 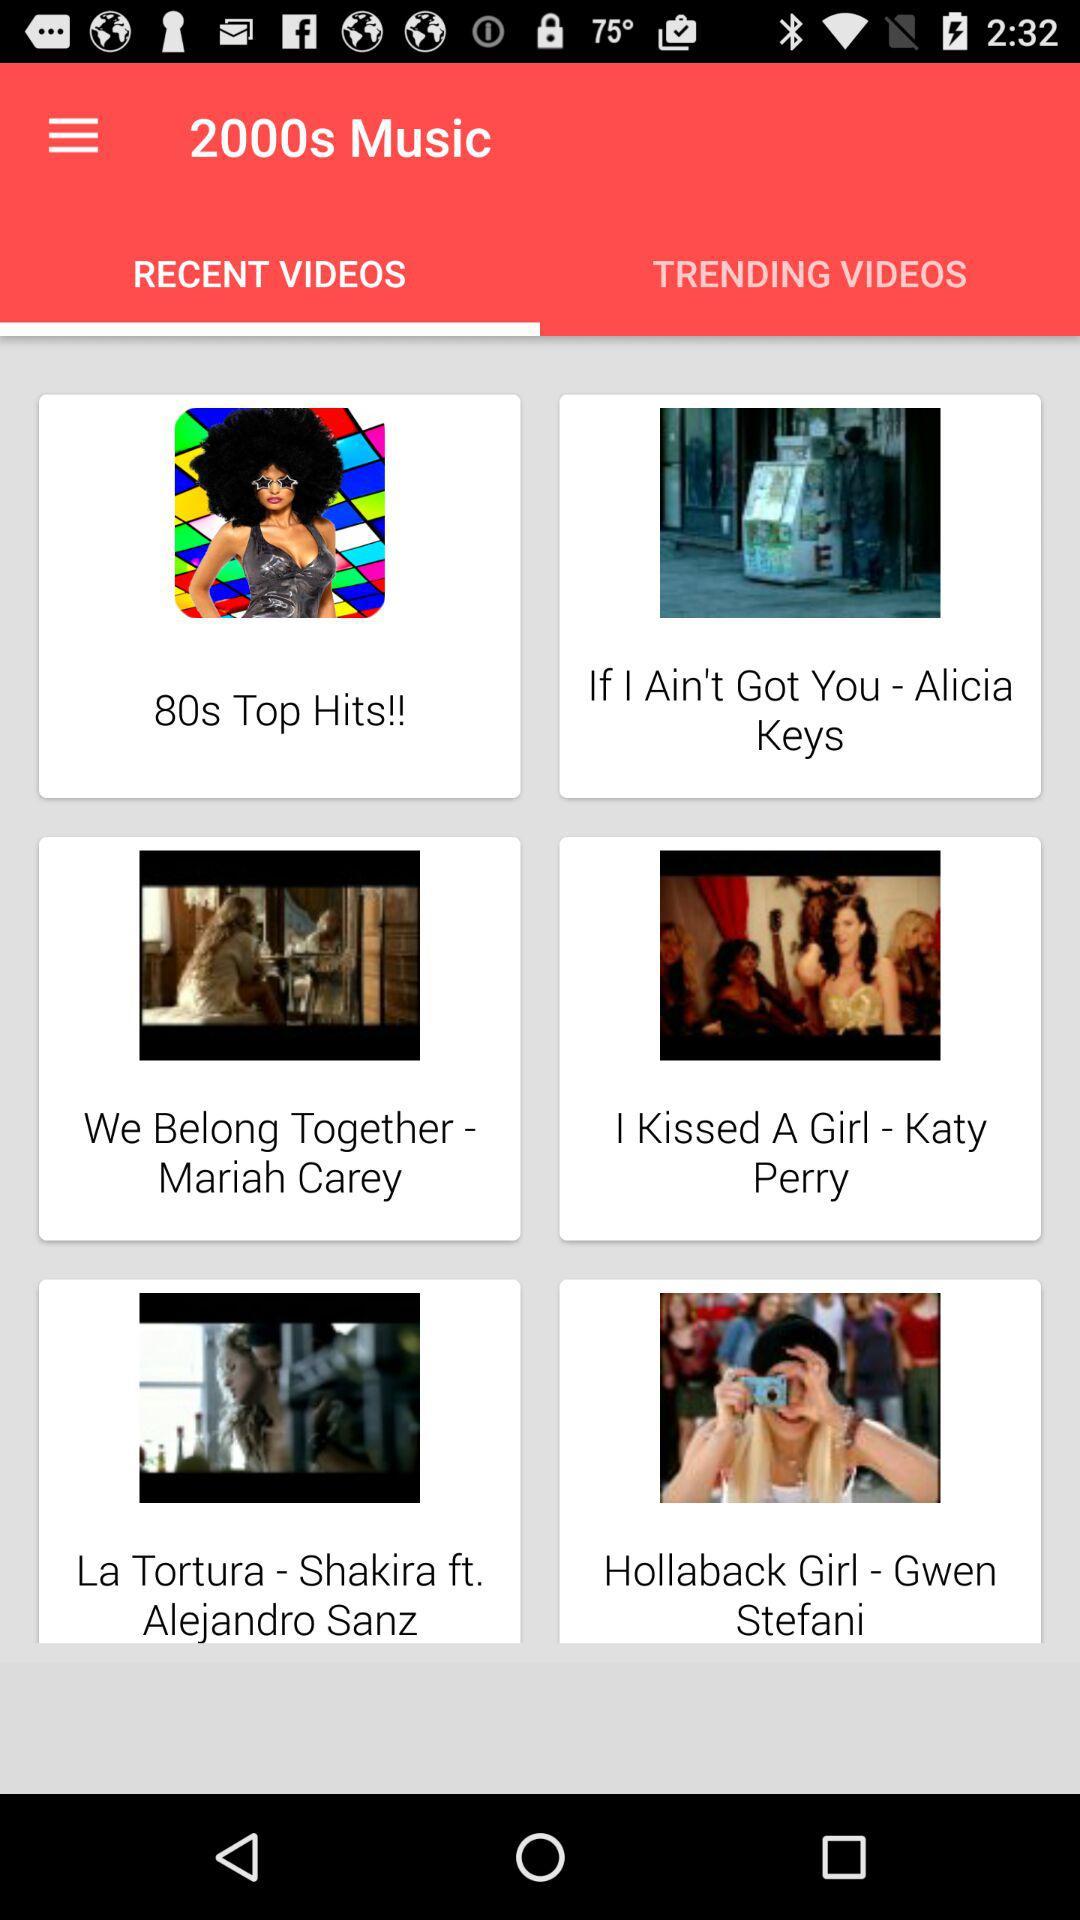 I want to click on the third video which on left side, so click(x=280, y=1038).